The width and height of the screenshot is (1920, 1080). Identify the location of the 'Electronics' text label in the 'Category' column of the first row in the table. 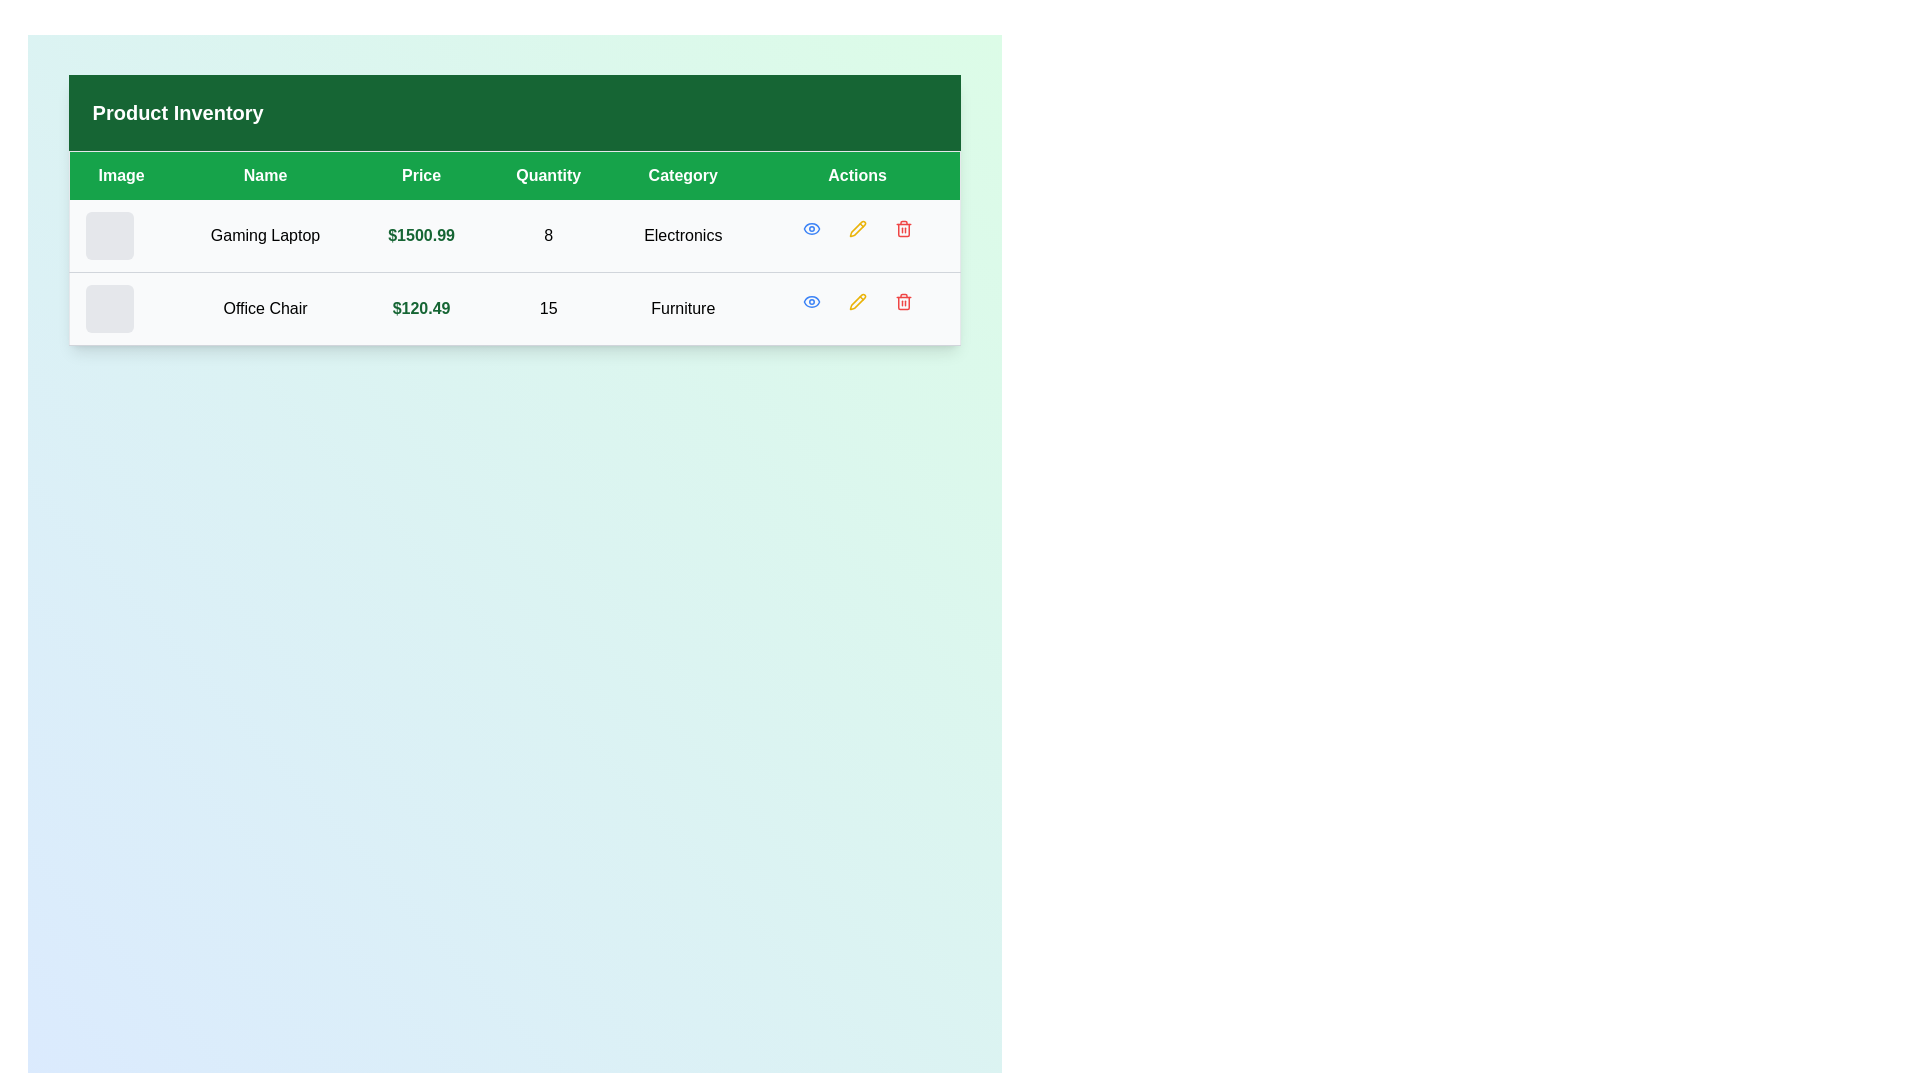
(683, 235).